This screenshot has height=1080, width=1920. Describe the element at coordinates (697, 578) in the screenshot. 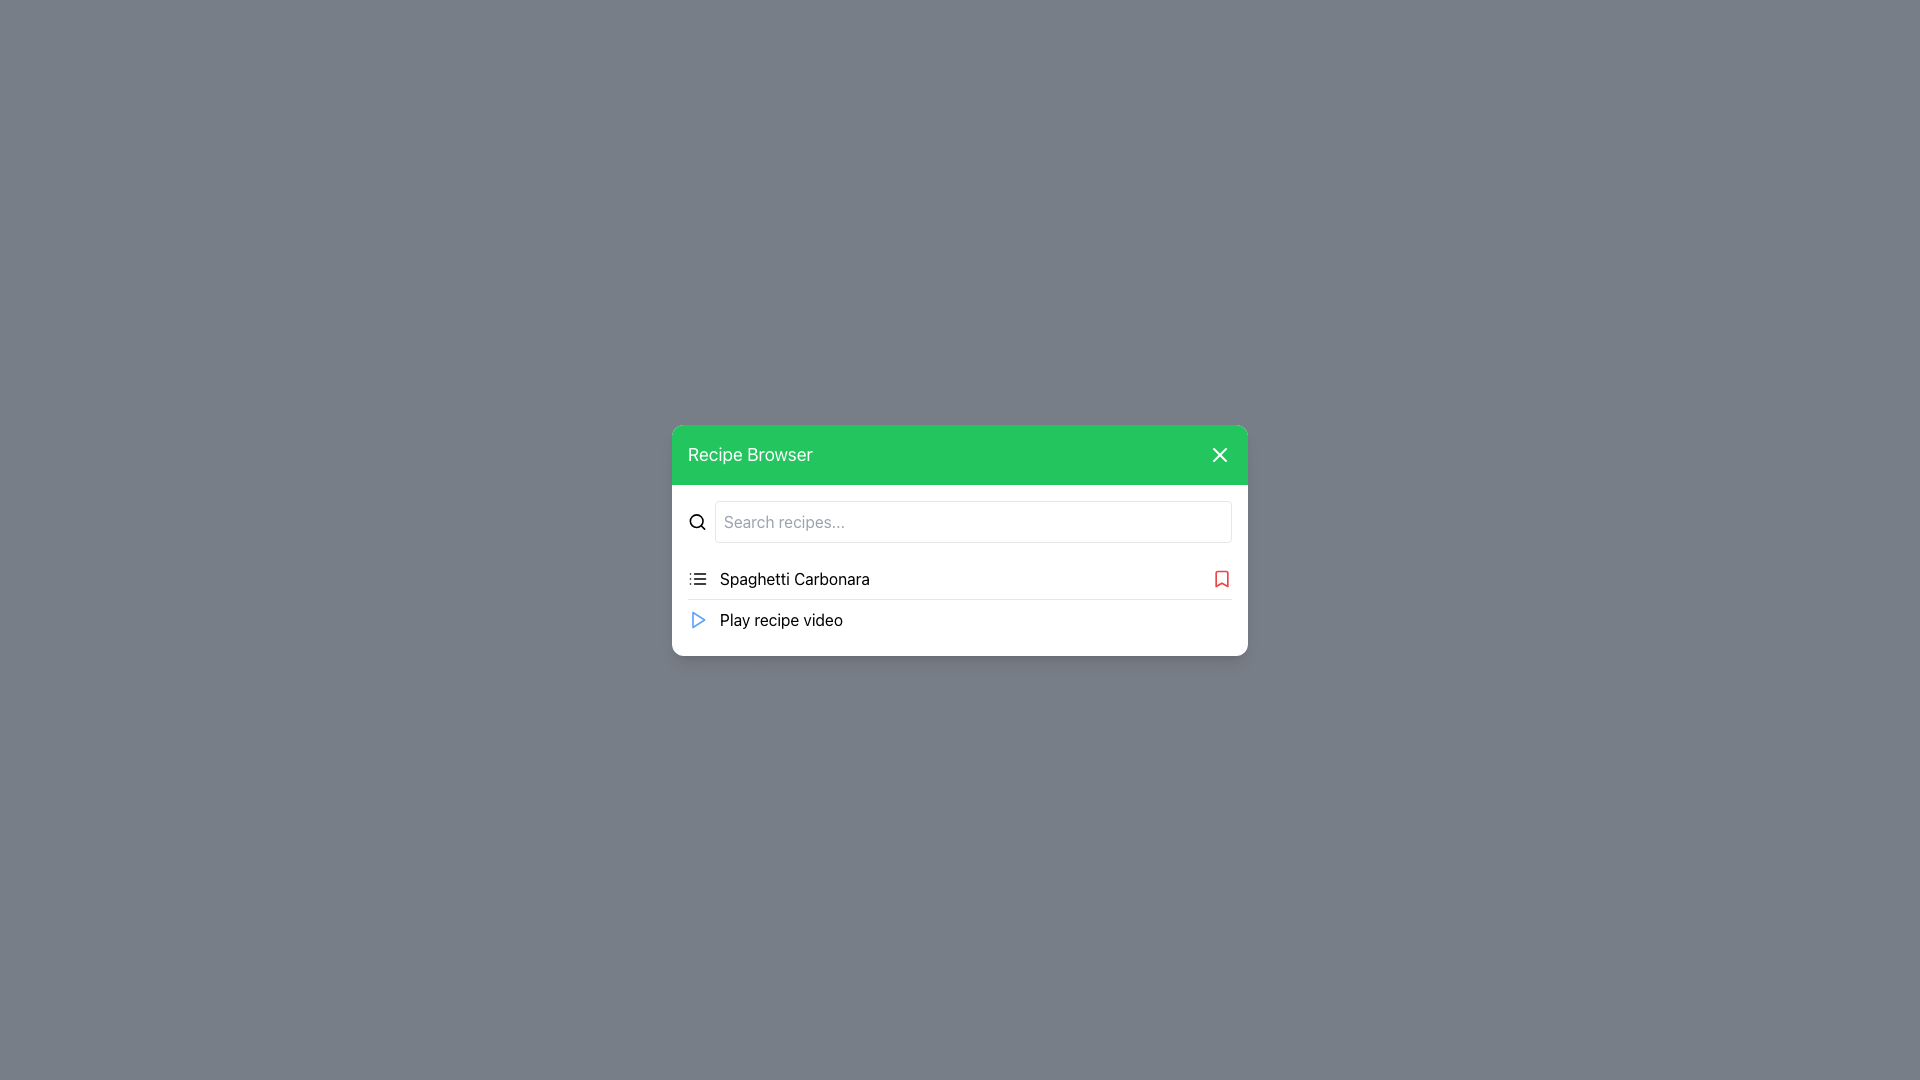

I see `the menu icon located to the left of the 'Spaghetti Carbonara' row in the 'Recipe Browser' pop-up window` at that location.